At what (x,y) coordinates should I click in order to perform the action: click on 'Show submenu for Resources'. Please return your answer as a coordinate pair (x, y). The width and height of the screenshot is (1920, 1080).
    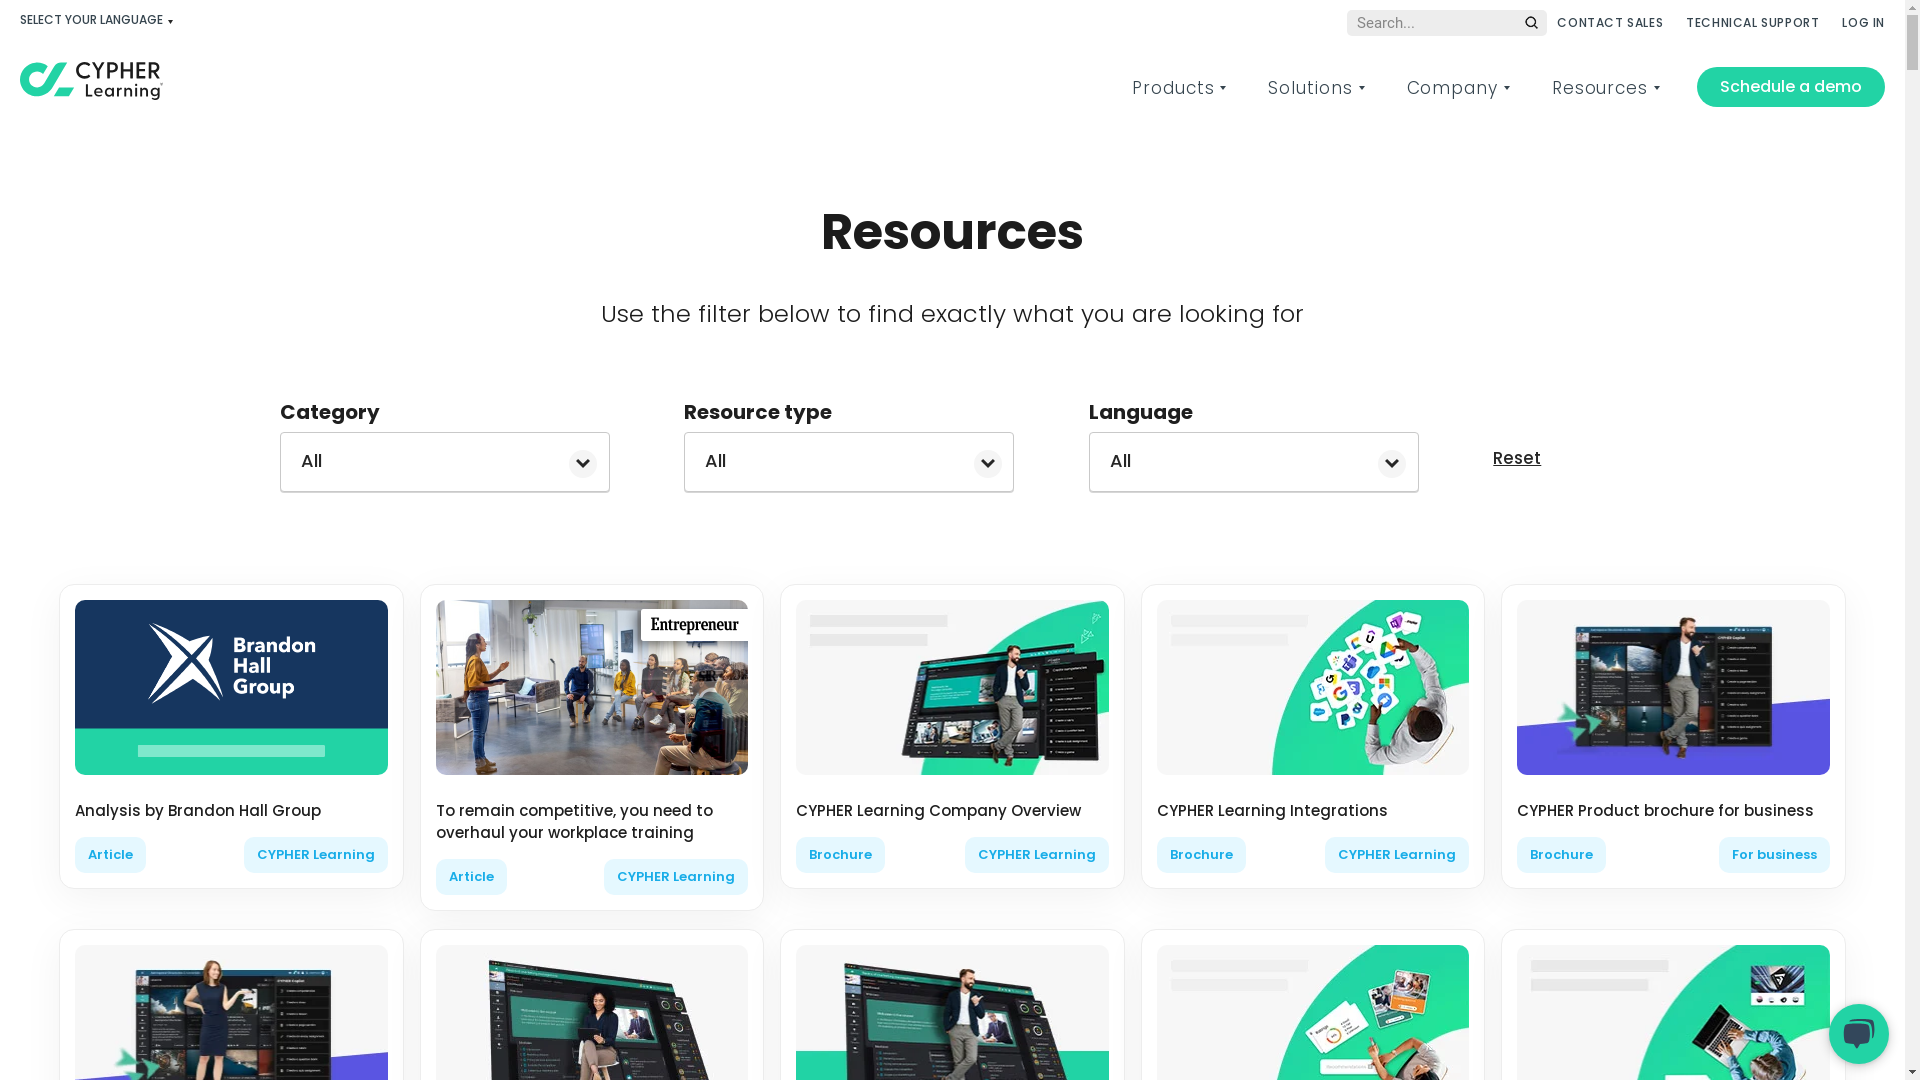
    Looking at the image, I should click on (1656, 87).